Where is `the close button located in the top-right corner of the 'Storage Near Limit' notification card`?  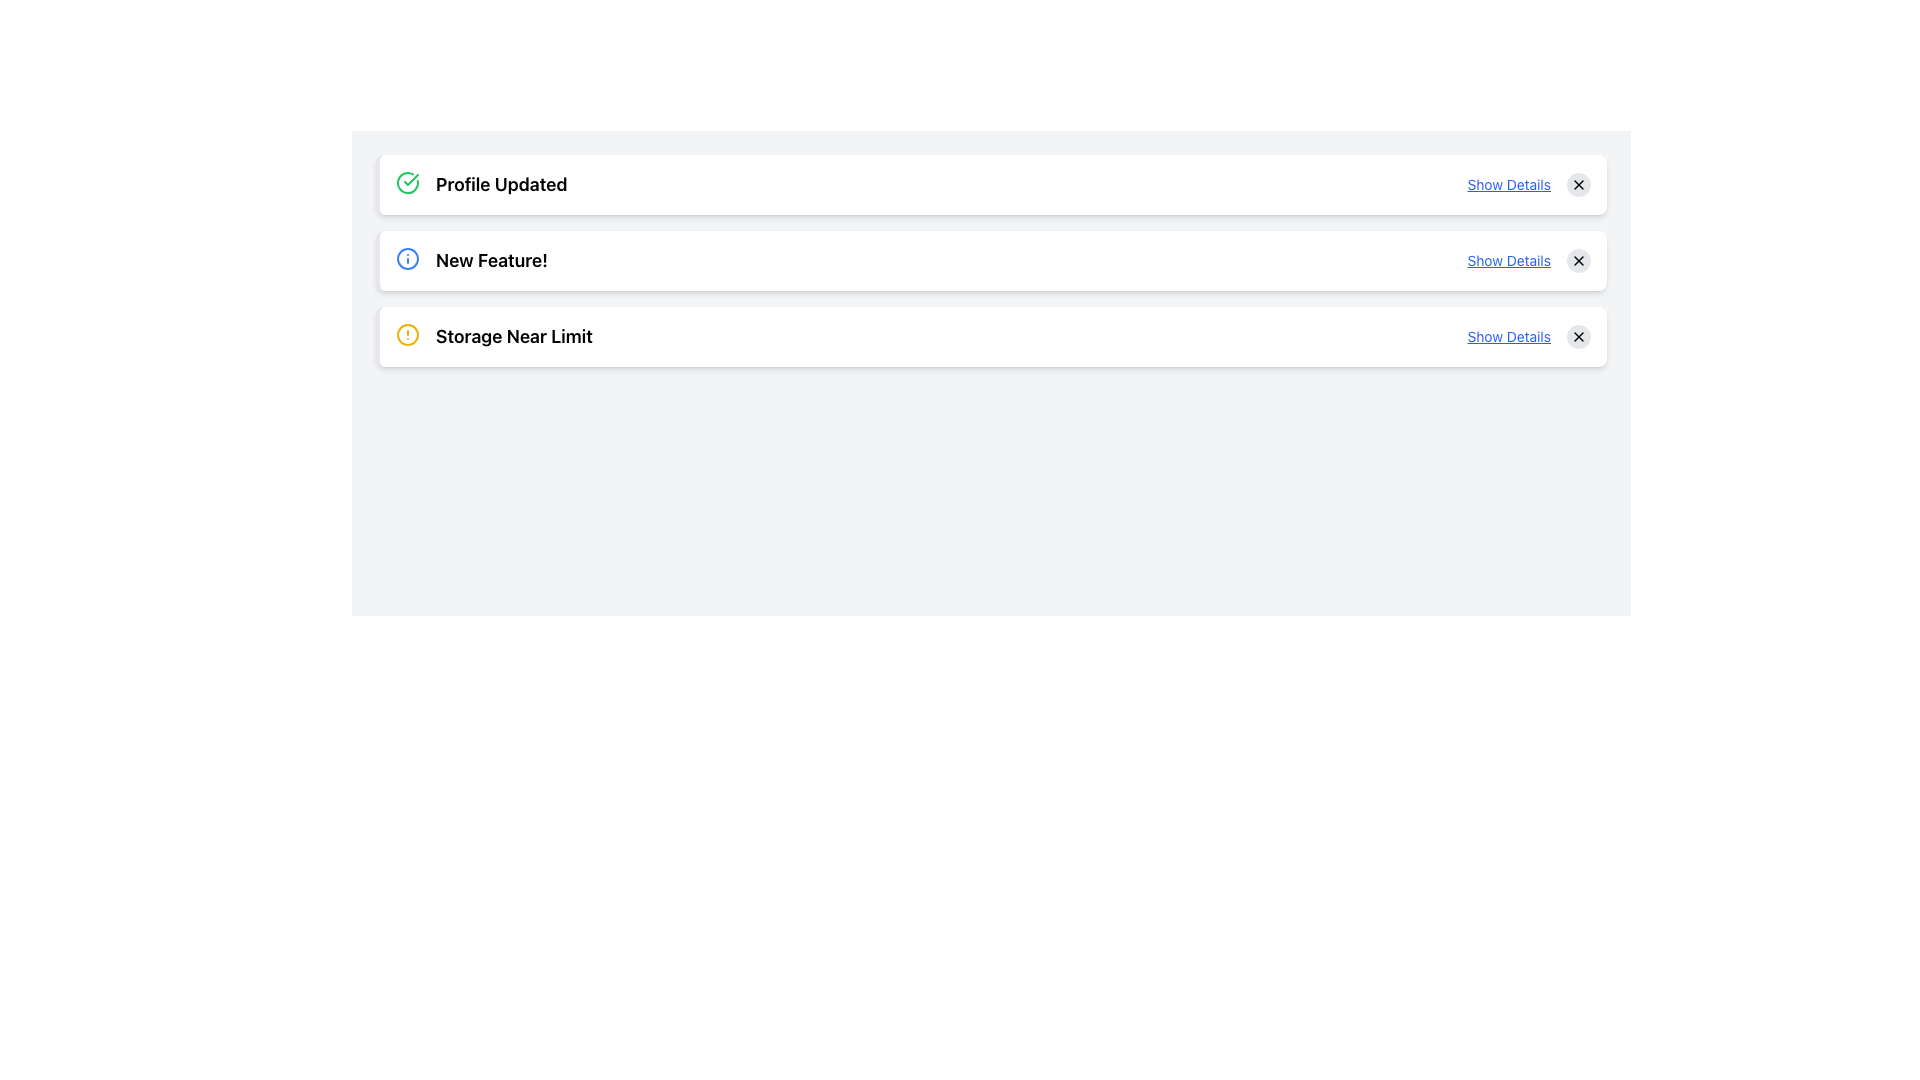
the close button located in the top-right corner of the 'Storage Near Limit' notification card is located at coordinates (1578, 335).